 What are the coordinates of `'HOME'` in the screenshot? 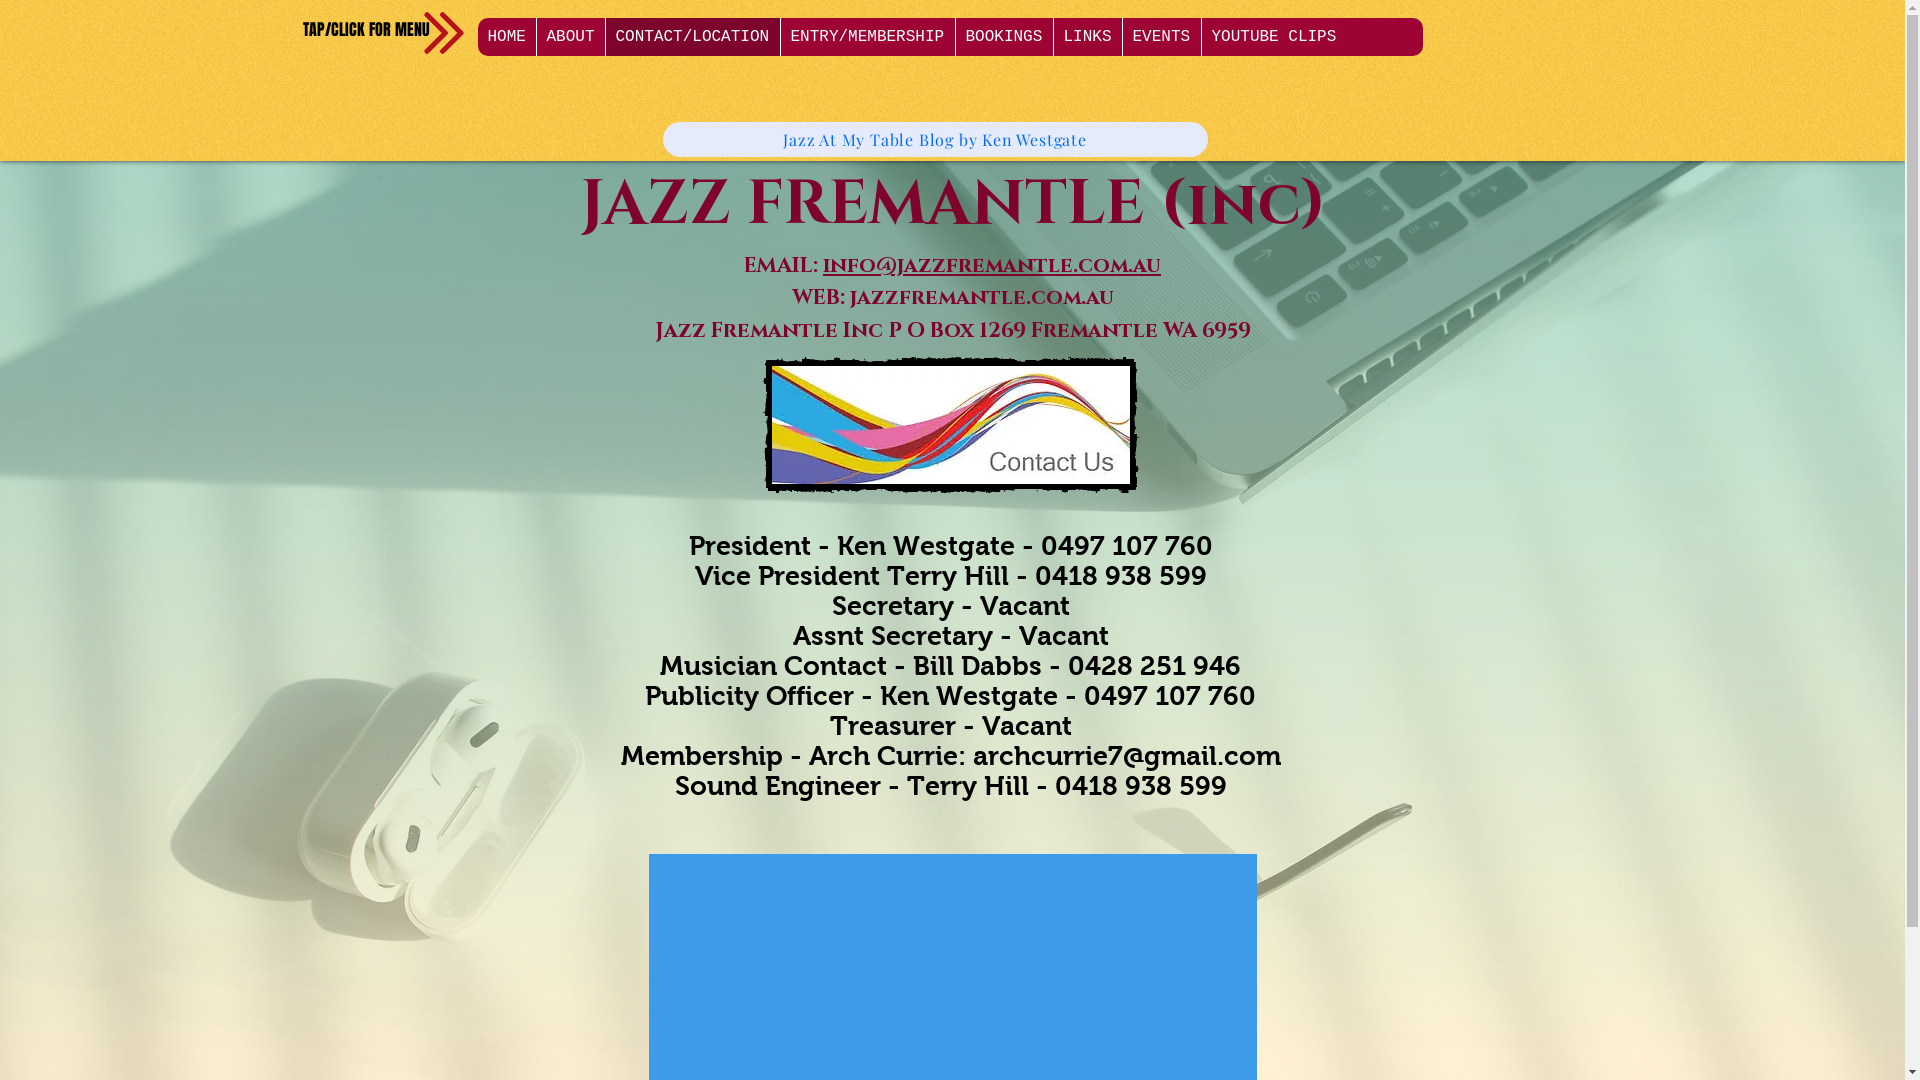 It's located at (477, 37).